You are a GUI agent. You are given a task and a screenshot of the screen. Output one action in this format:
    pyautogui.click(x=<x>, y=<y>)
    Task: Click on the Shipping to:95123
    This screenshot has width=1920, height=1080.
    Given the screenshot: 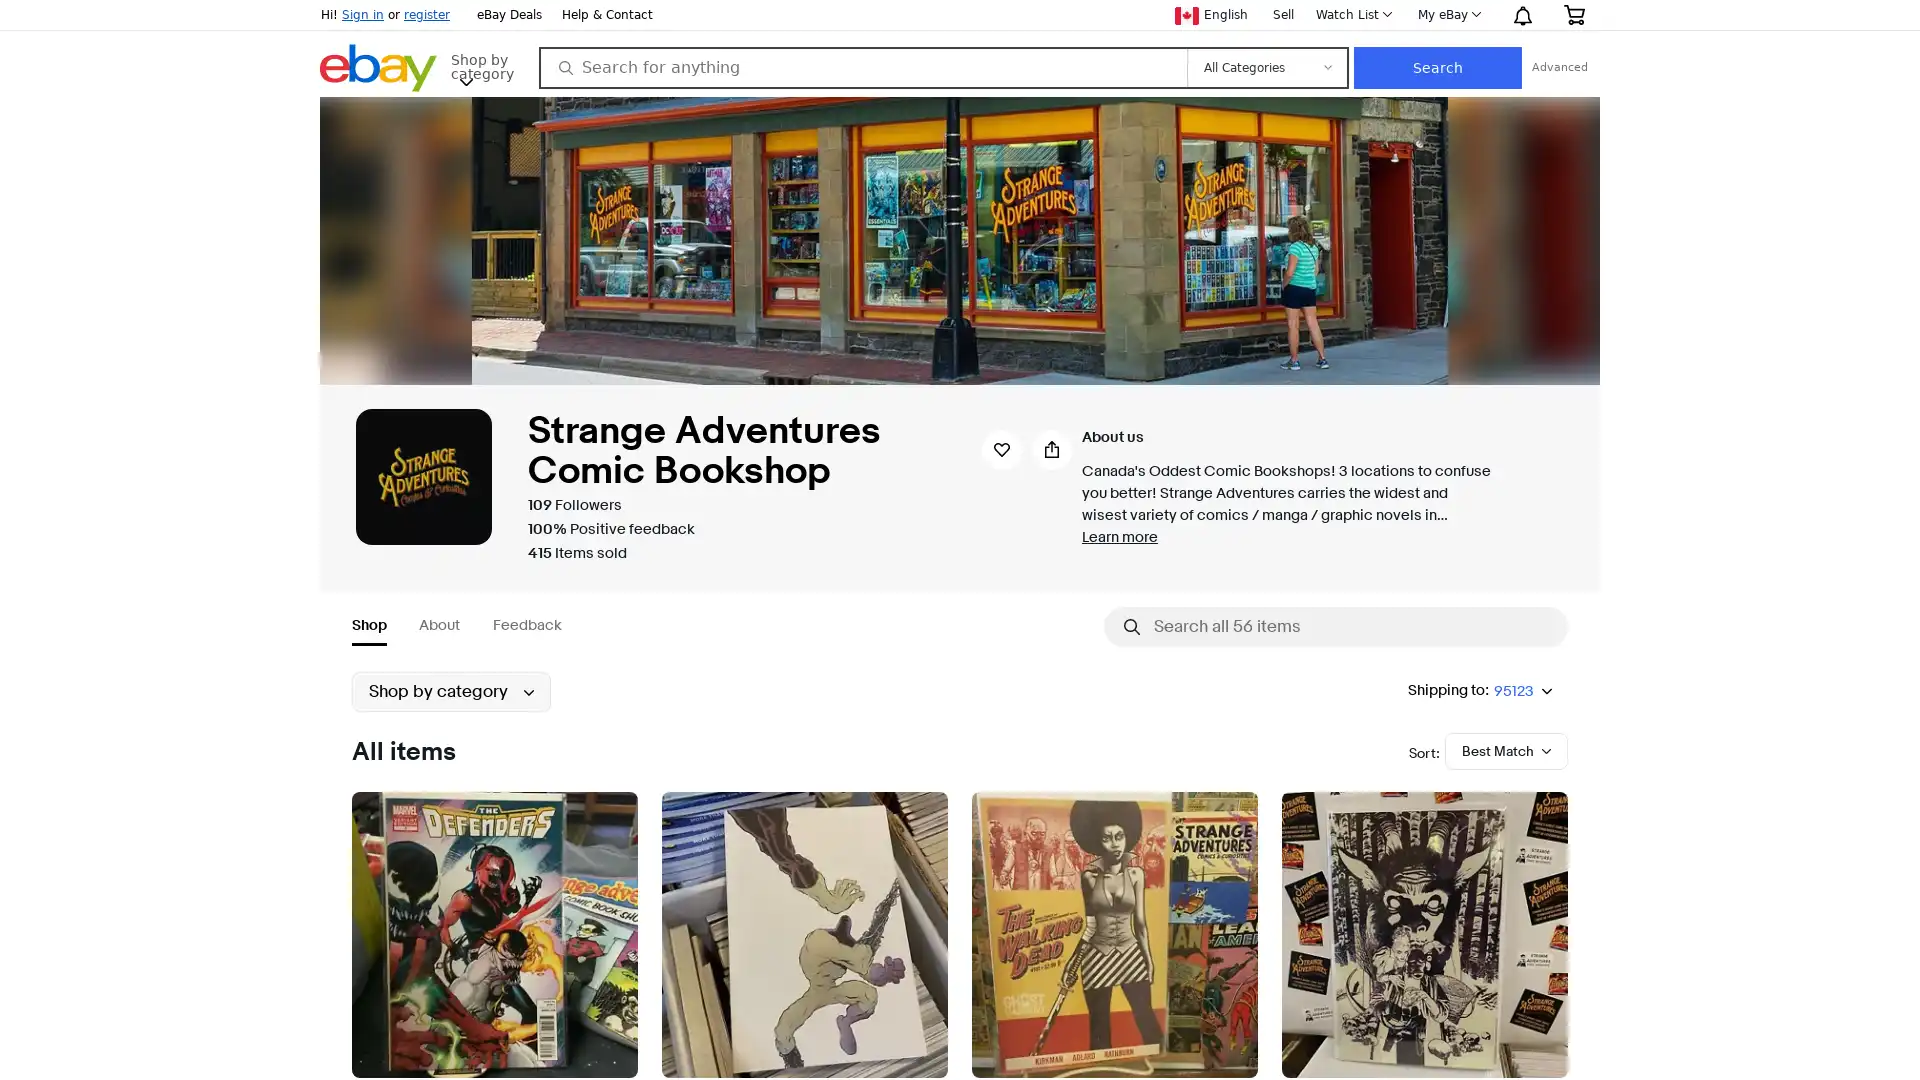 What is the action you would take?
    pyautogui.click(x=1475, y=689)
    